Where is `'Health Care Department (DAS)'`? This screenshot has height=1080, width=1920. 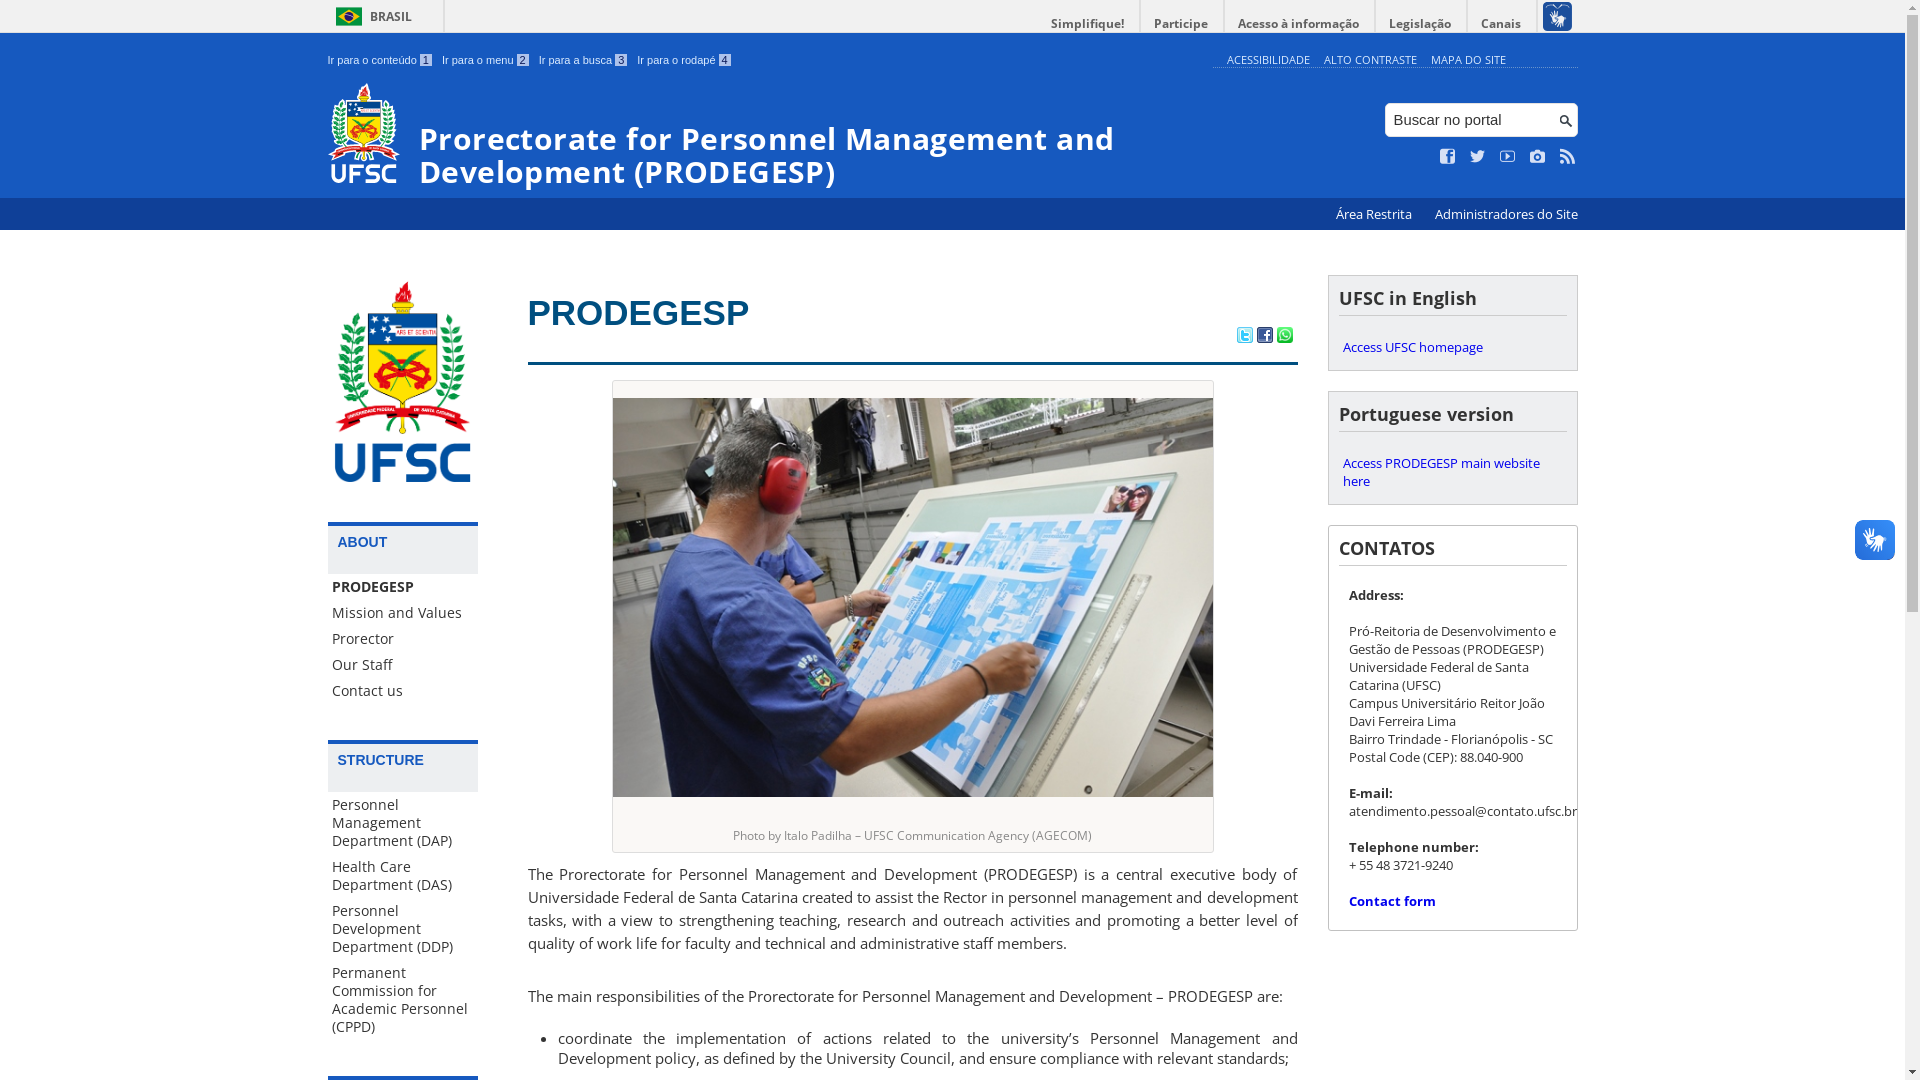 'Health Care Department (DAS)' is located at coordinates (327, 874).